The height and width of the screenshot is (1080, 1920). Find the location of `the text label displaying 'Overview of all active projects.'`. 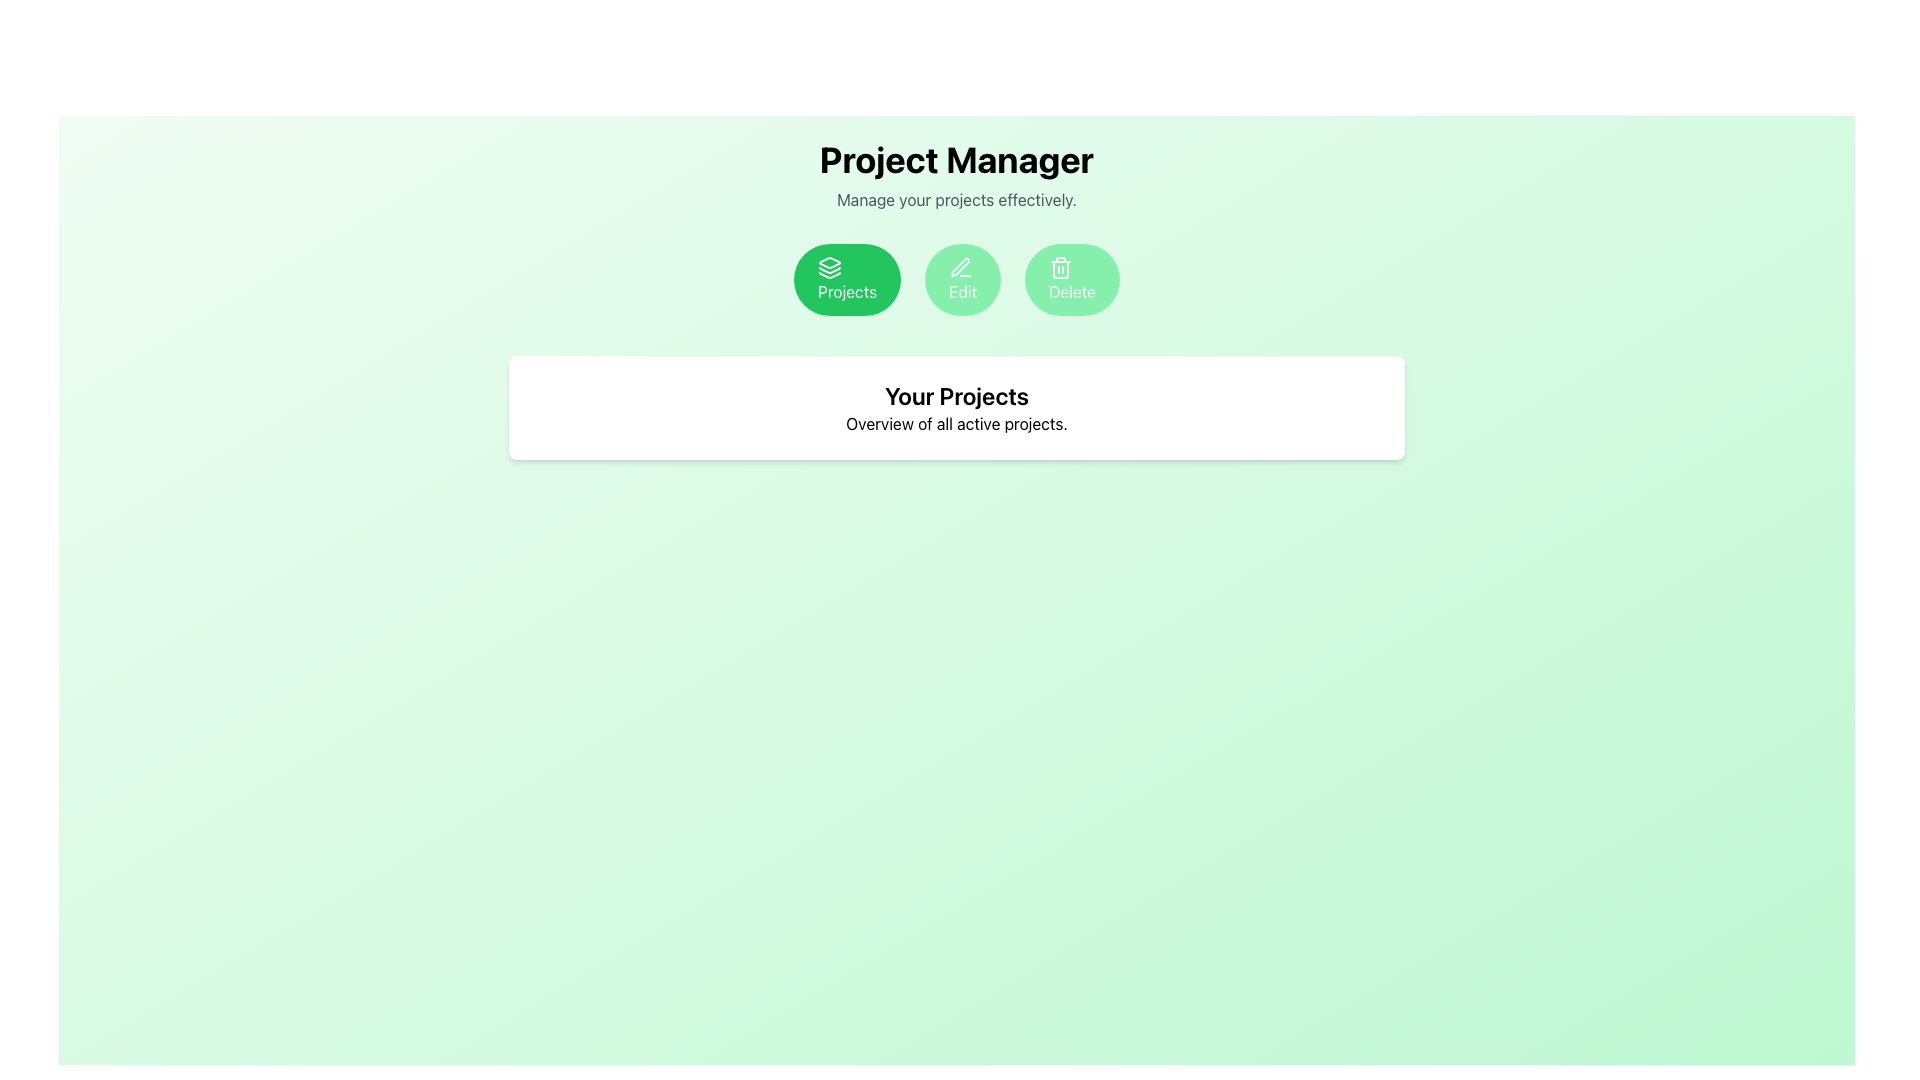

the text label displaying 'Overview of all active projects.' is located at coordinates (955, 423).